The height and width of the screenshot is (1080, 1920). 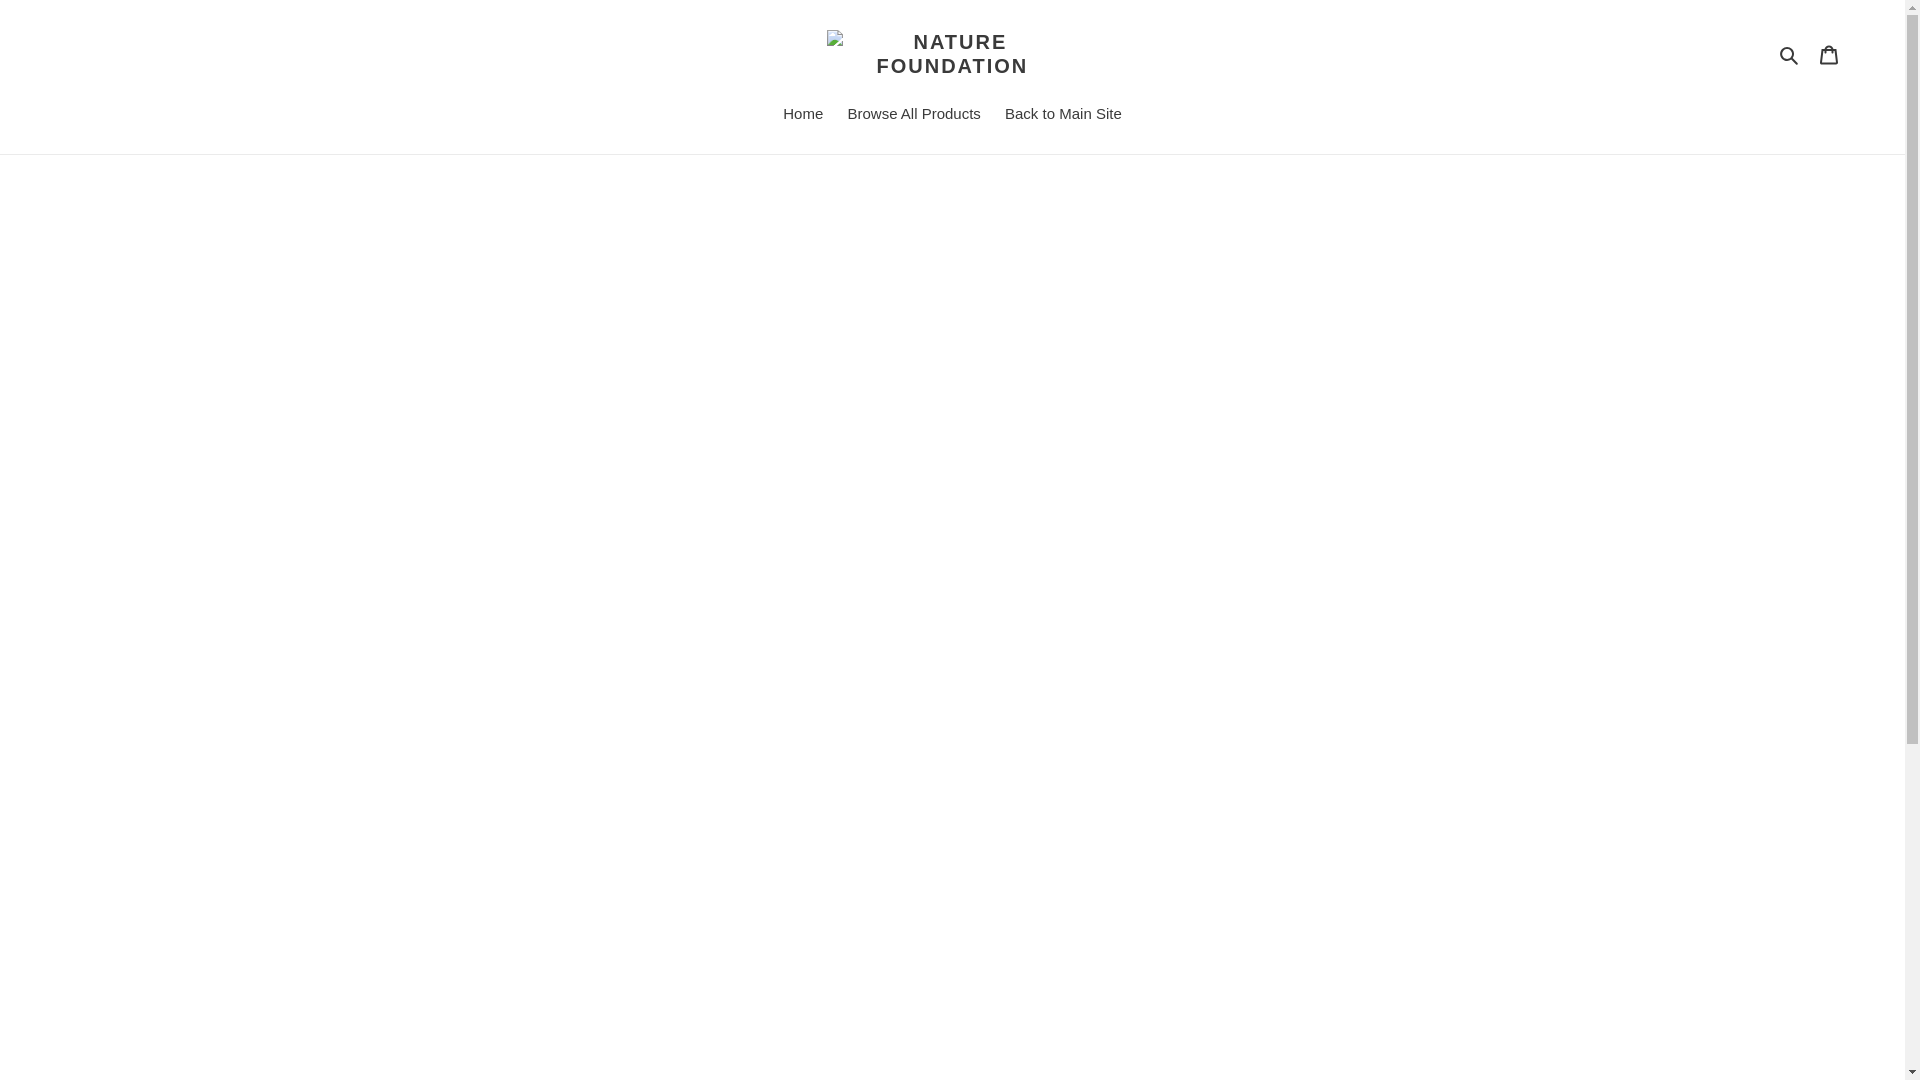 I want to click on 'Search', so click(x=1790, y=53).